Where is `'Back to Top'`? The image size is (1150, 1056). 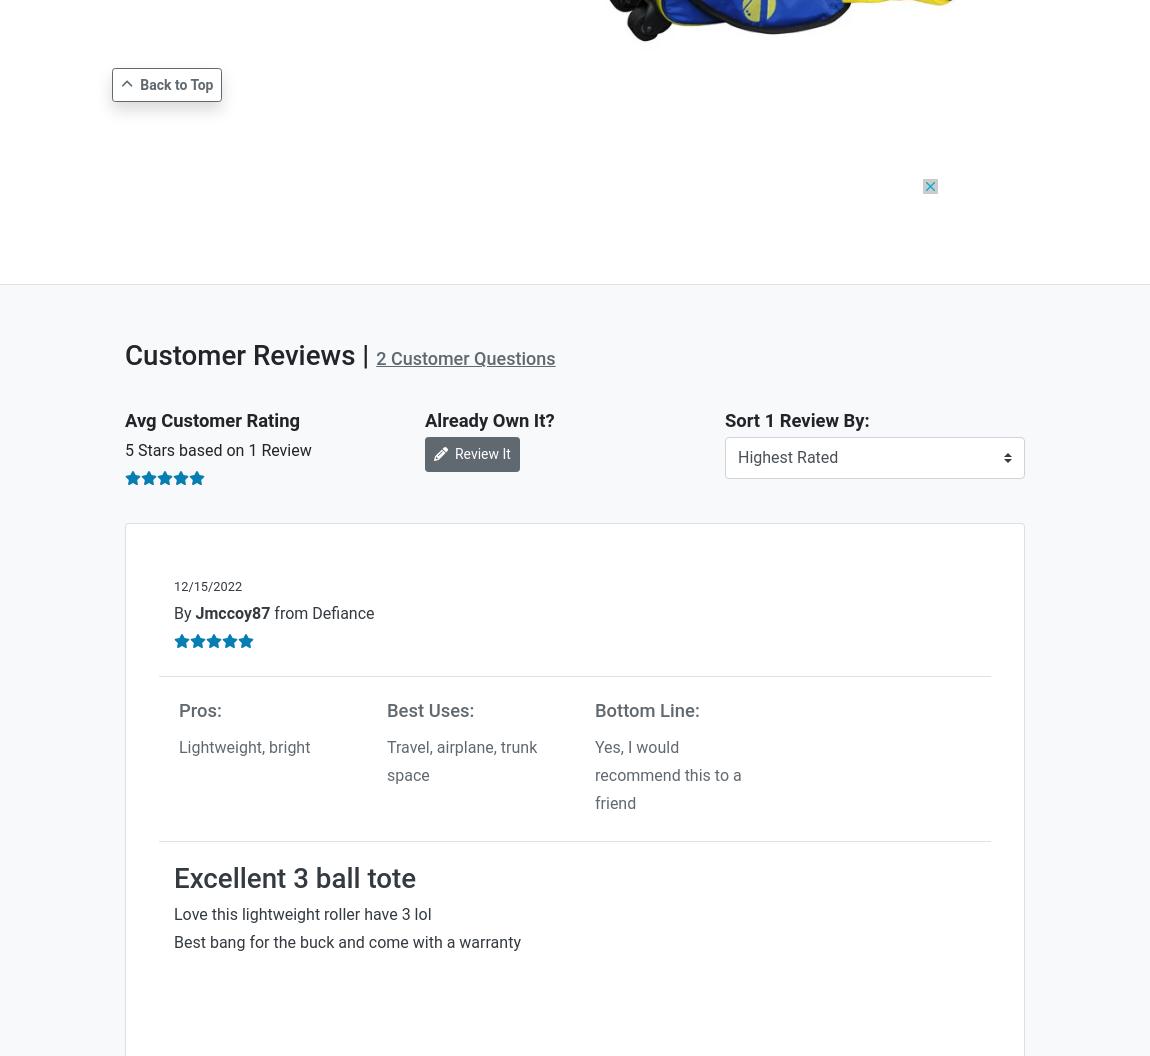 'Back to Top' is located at coordinates (175, 82).